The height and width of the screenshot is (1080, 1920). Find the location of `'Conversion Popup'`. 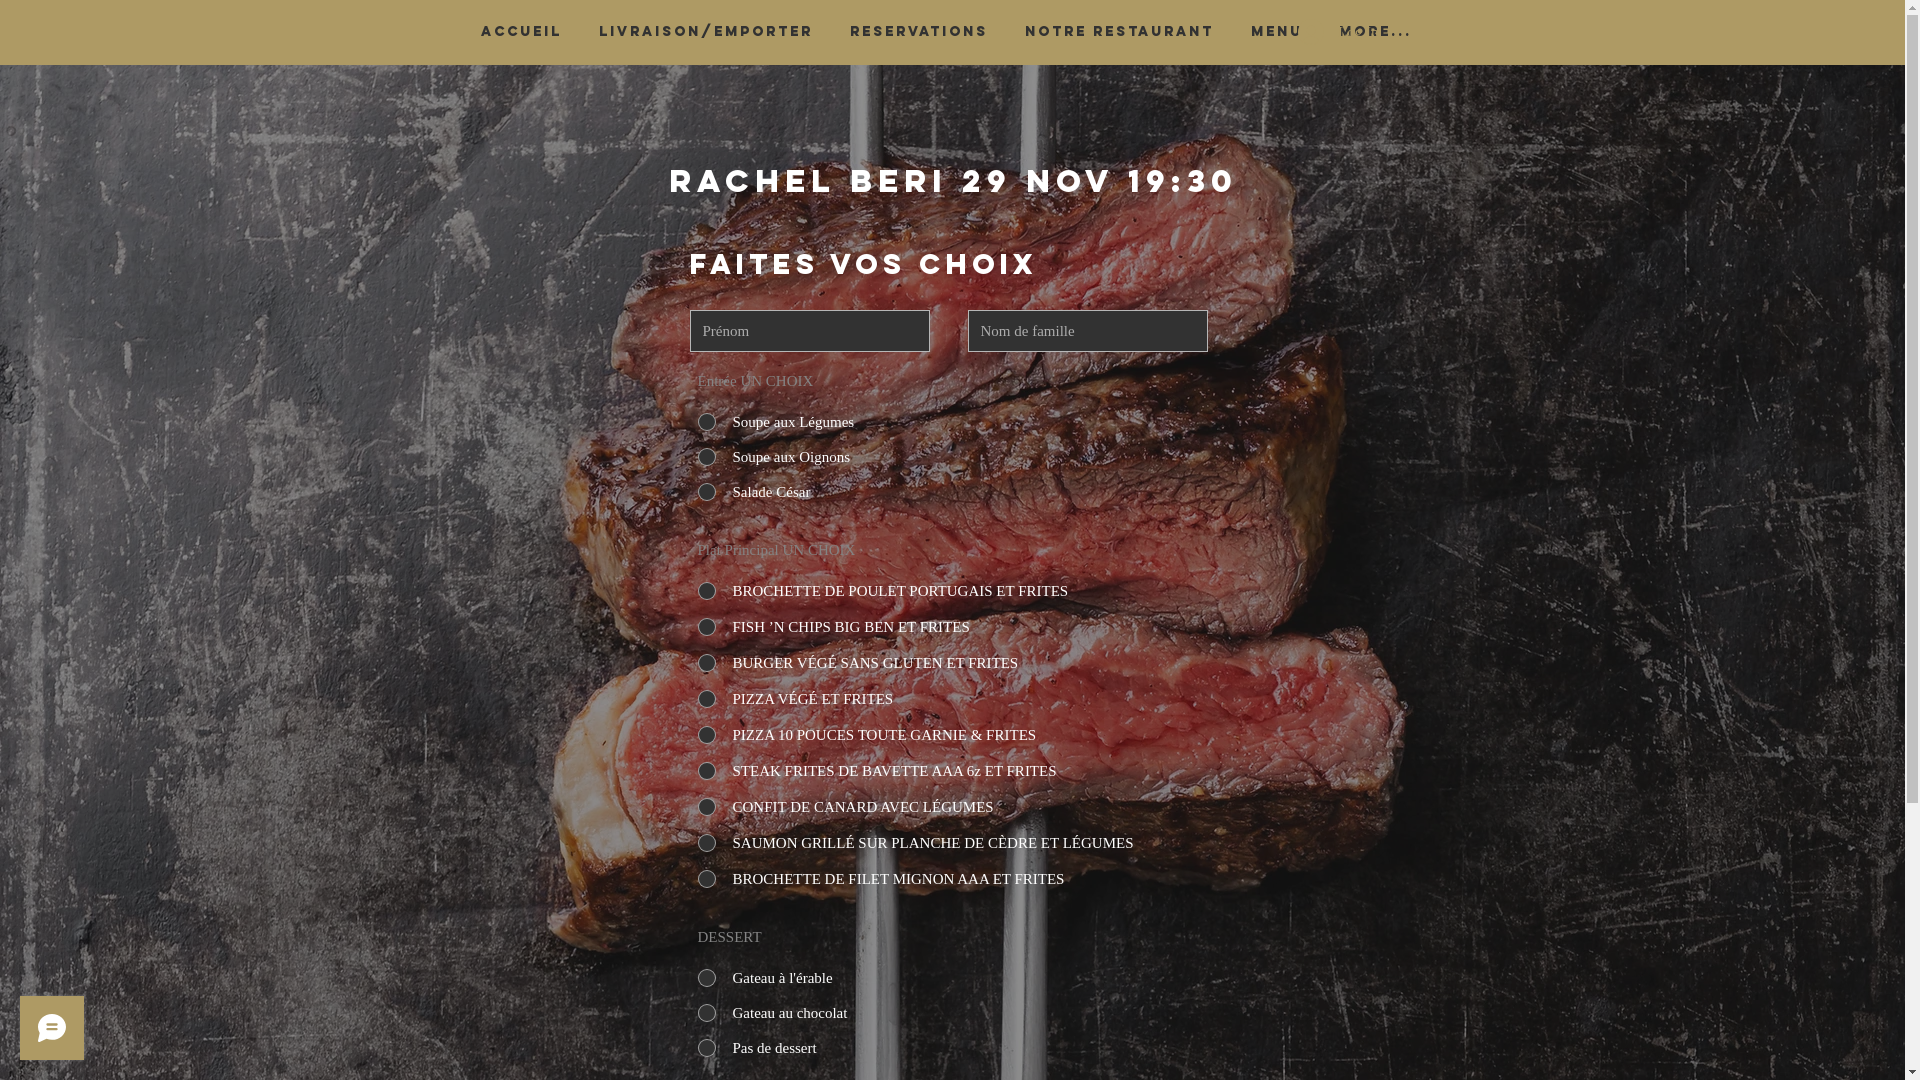

'Conversion Popup' is located at coordinates (952, 19).